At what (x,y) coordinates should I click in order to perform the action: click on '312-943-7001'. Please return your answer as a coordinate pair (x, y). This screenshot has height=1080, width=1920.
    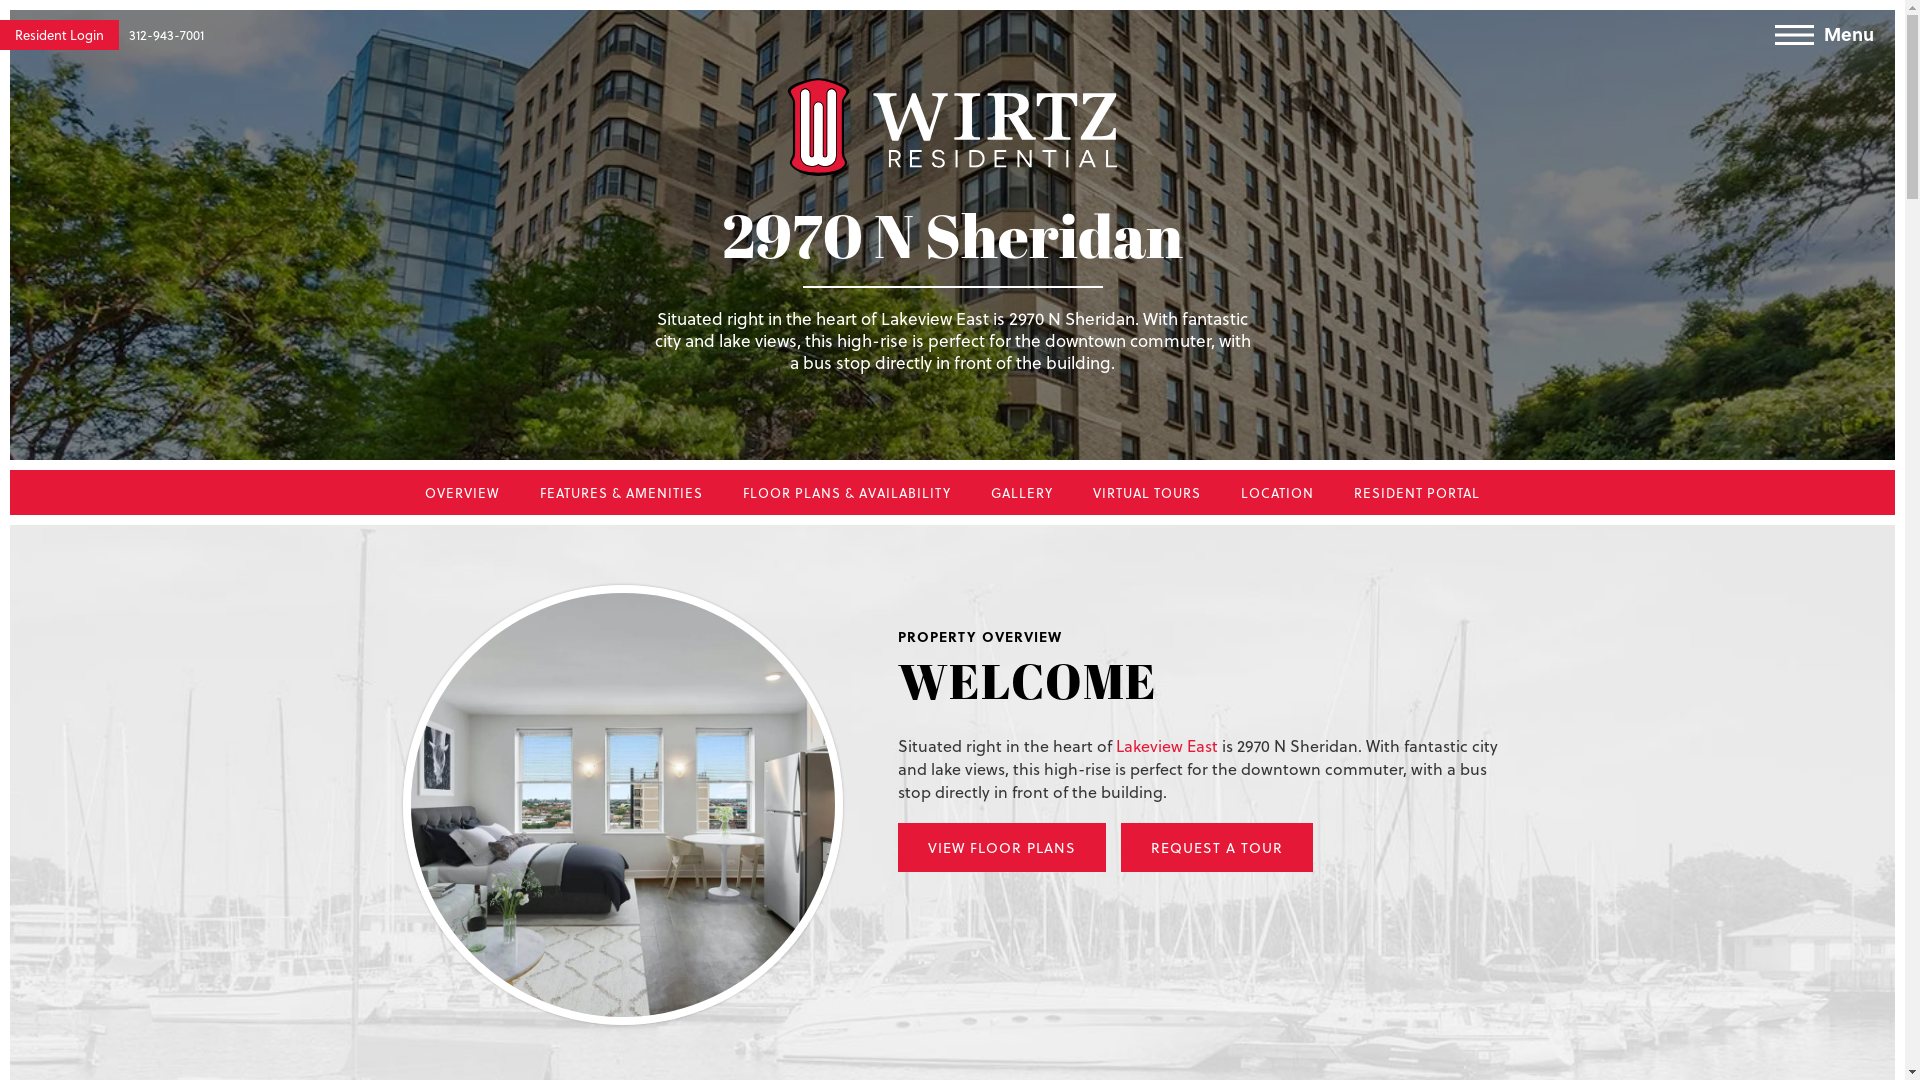
    Looking at the image, I should click on (166, 34).